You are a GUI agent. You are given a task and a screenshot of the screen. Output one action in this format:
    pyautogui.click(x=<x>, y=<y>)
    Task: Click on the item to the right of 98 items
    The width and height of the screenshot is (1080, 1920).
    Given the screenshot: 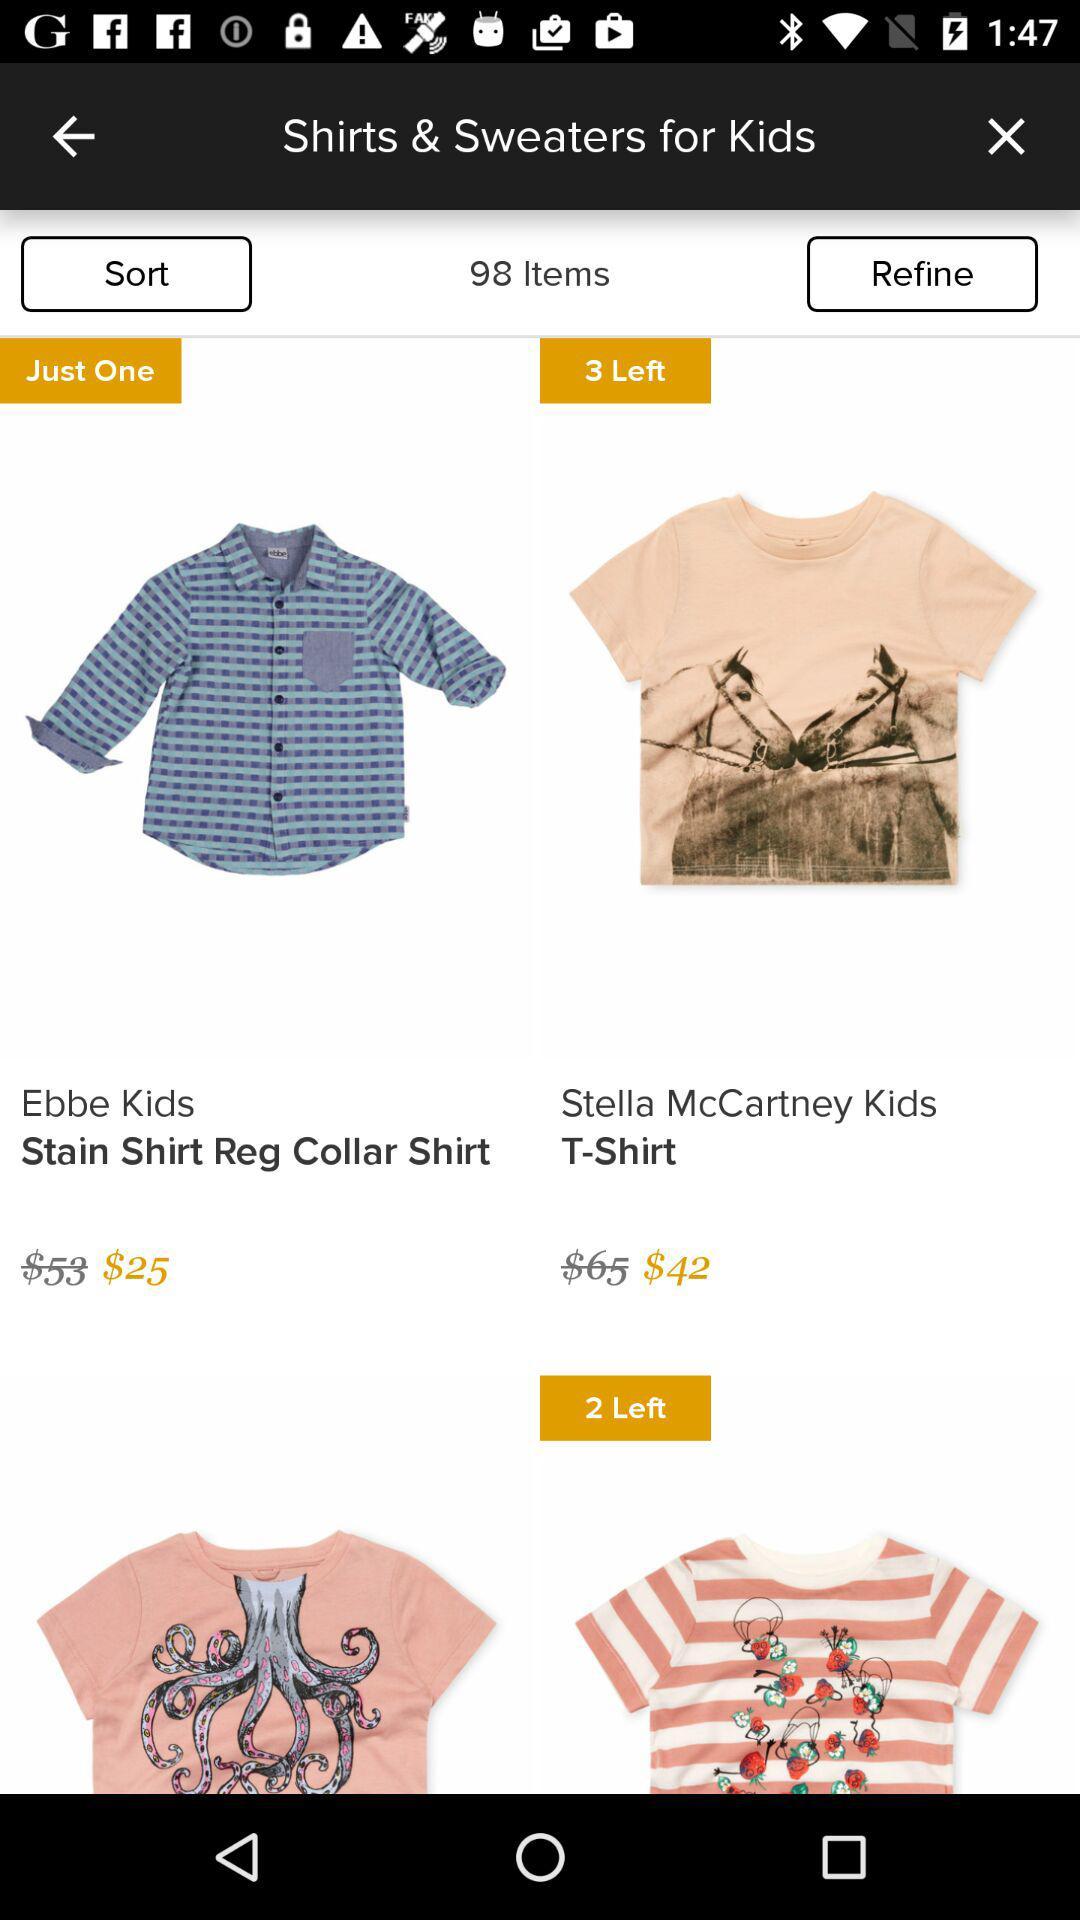 What is the action you would take?
    pyautogui.click(x=922, y=273)
    